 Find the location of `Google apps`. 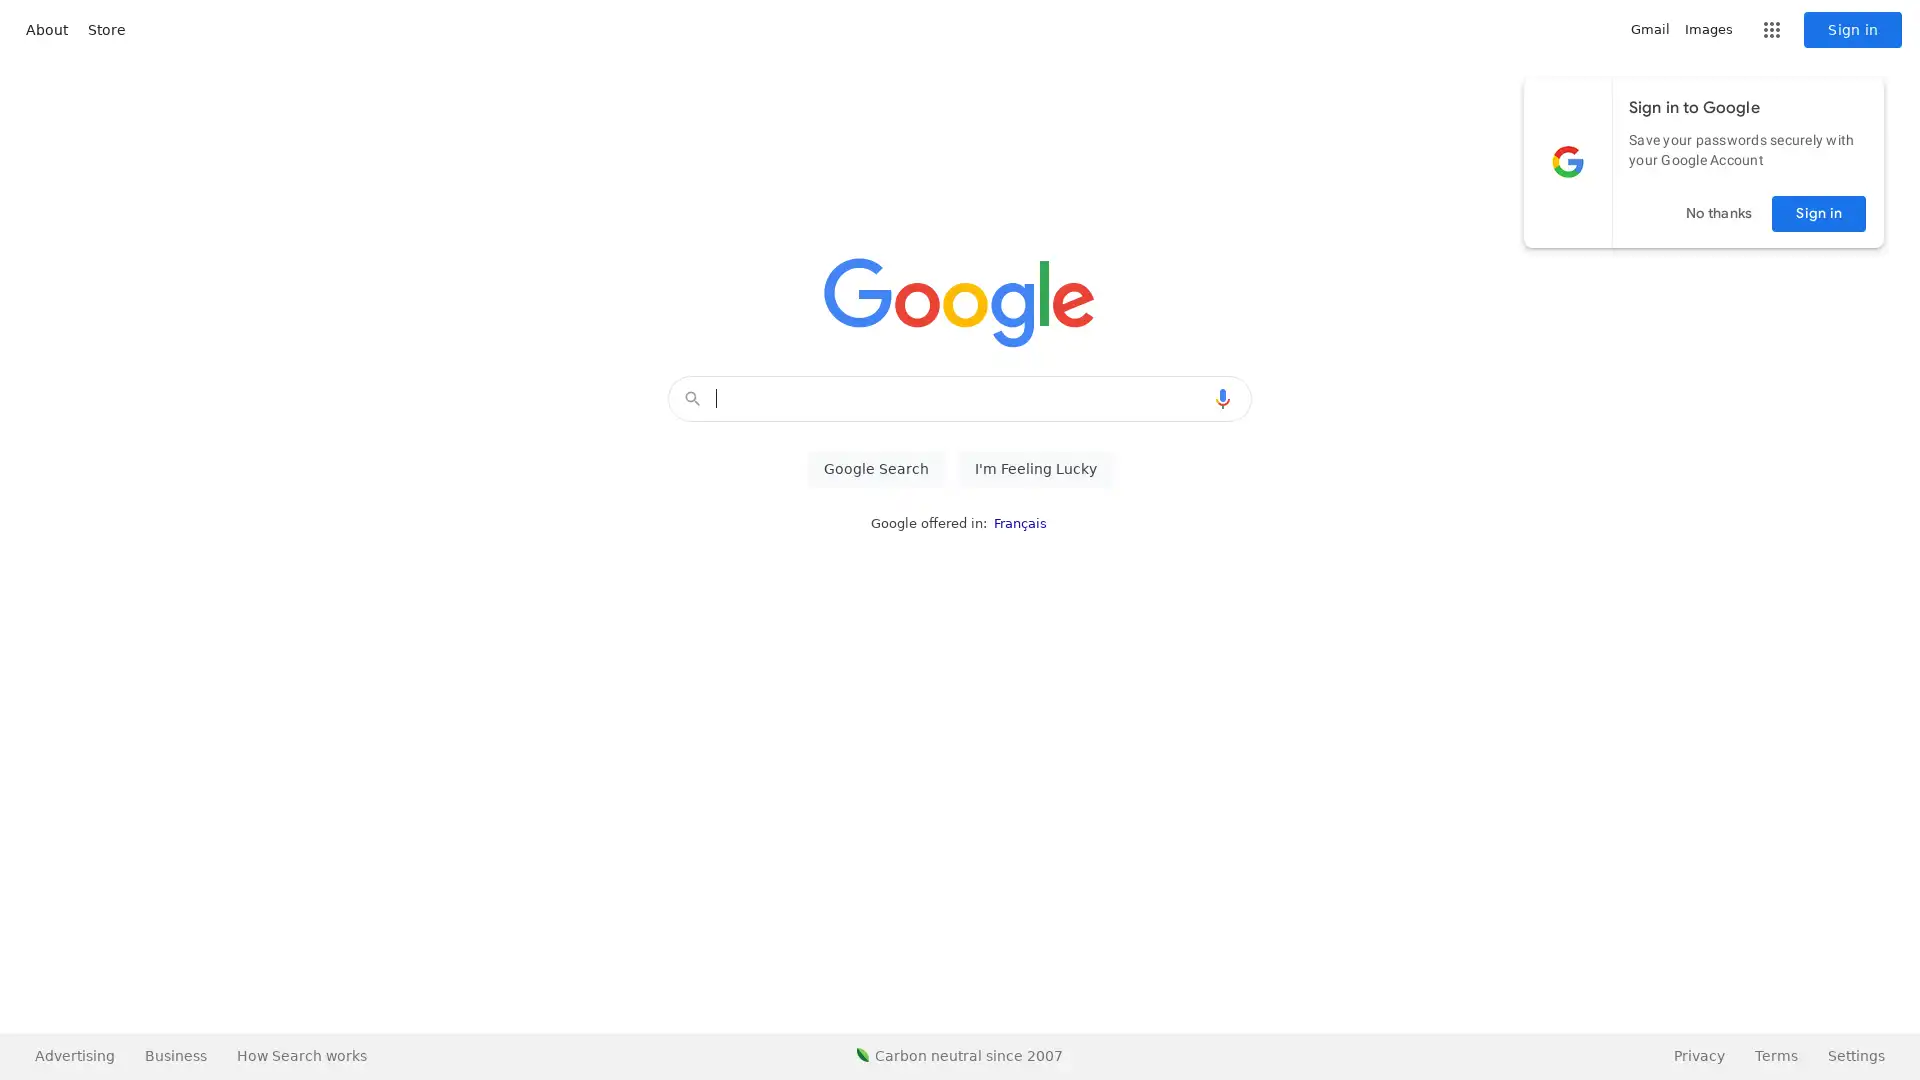

Google apps is located at coordinates (1771, 30).